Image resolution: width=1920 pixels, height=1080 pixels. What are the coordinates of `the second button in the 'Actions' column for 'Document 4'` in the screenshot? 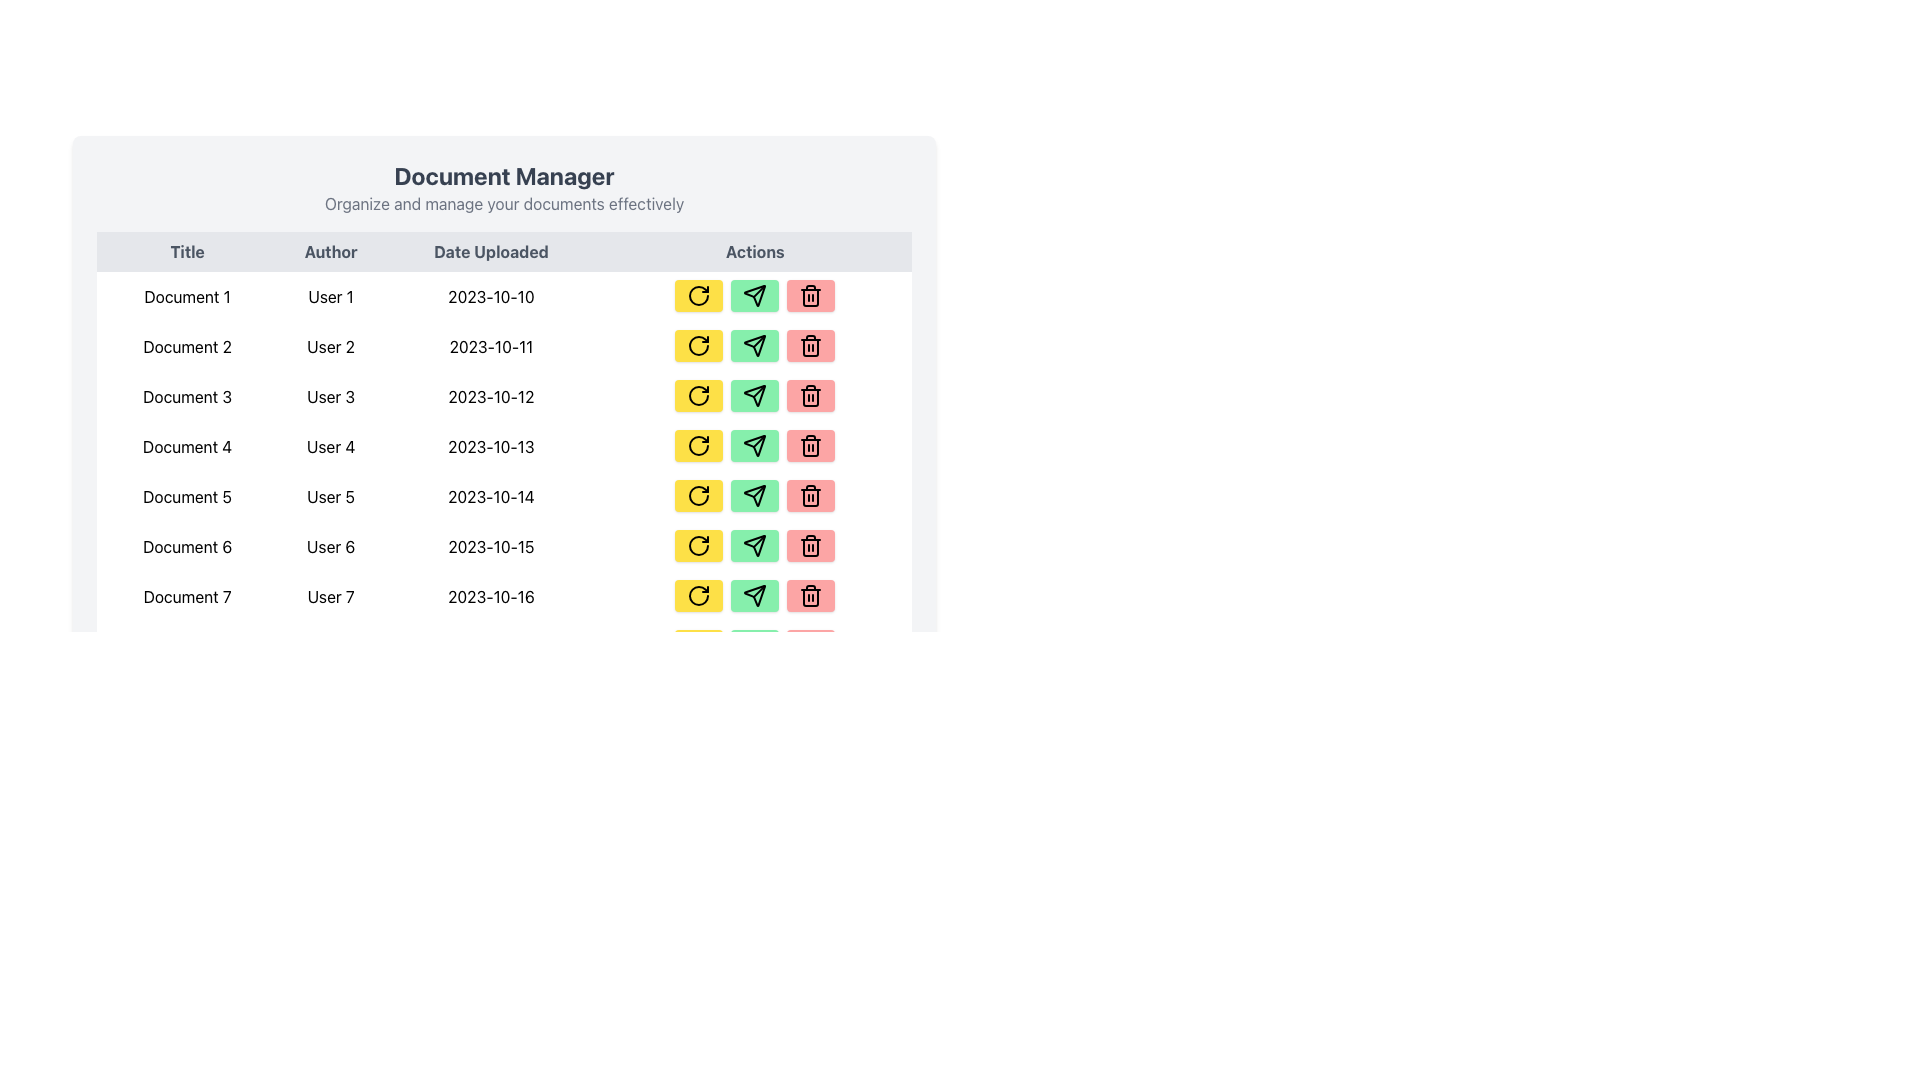 It's located at (754, 446).